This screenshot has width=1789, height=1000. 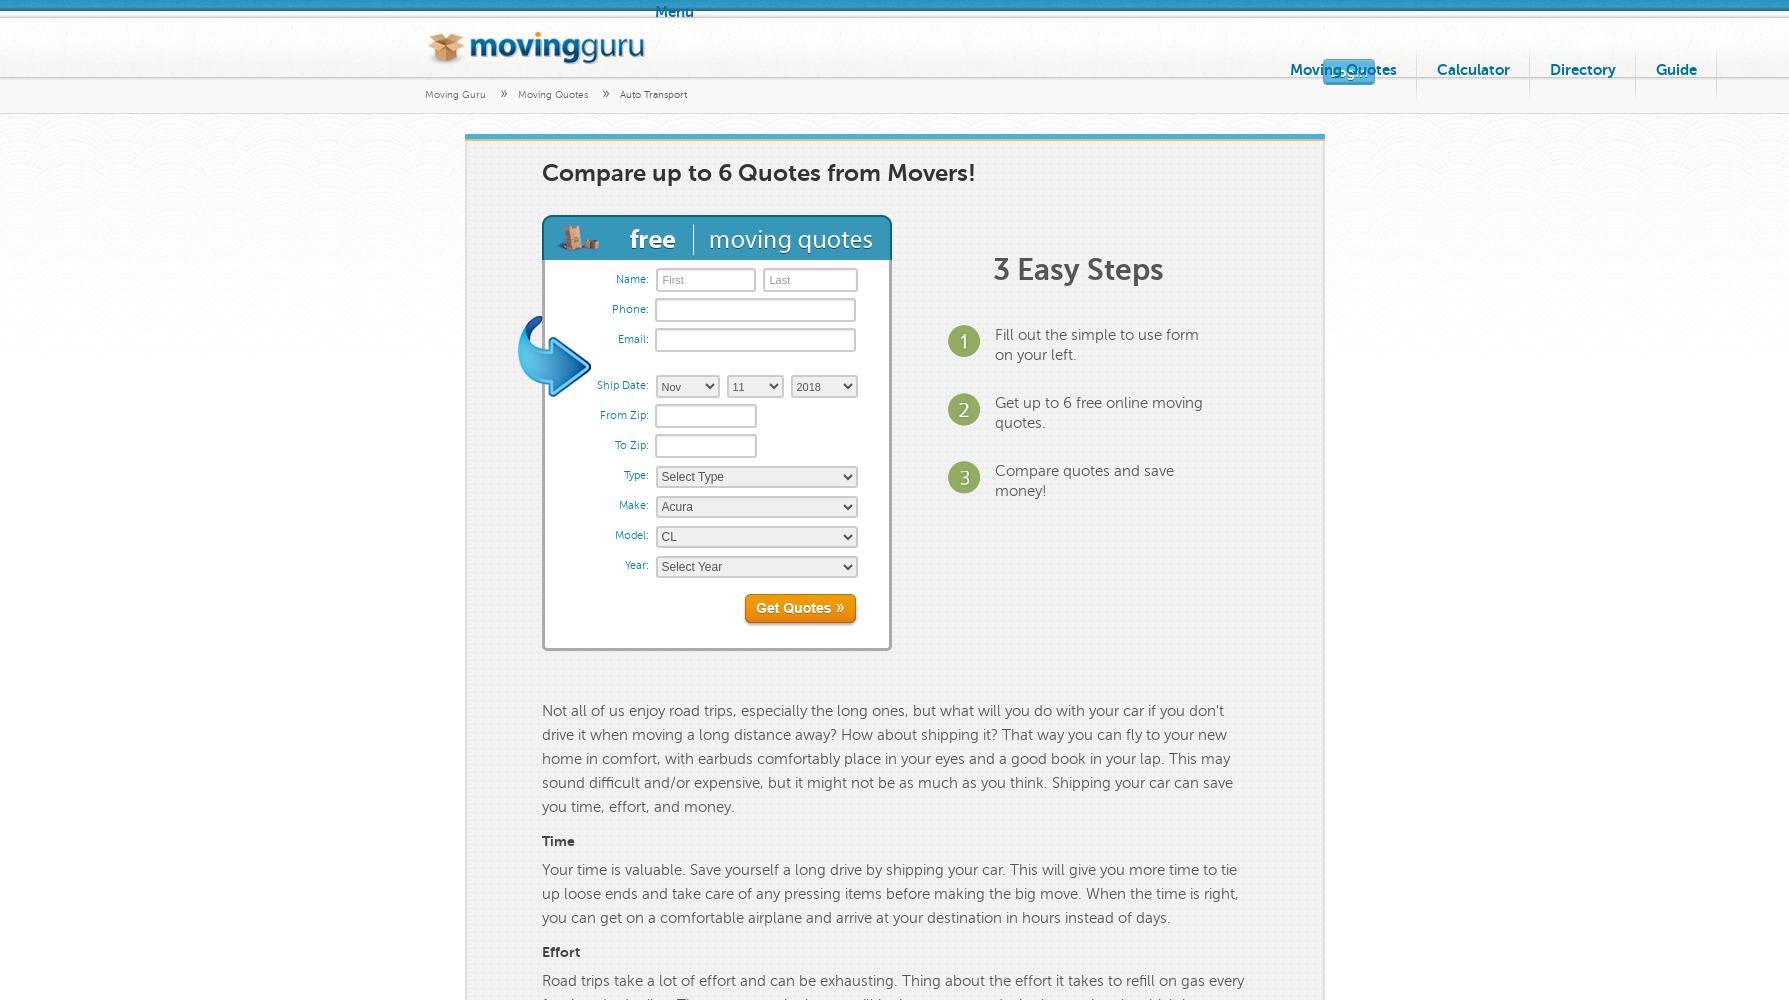 I want to click on 'From Zip:', so click(x=623, y=415).